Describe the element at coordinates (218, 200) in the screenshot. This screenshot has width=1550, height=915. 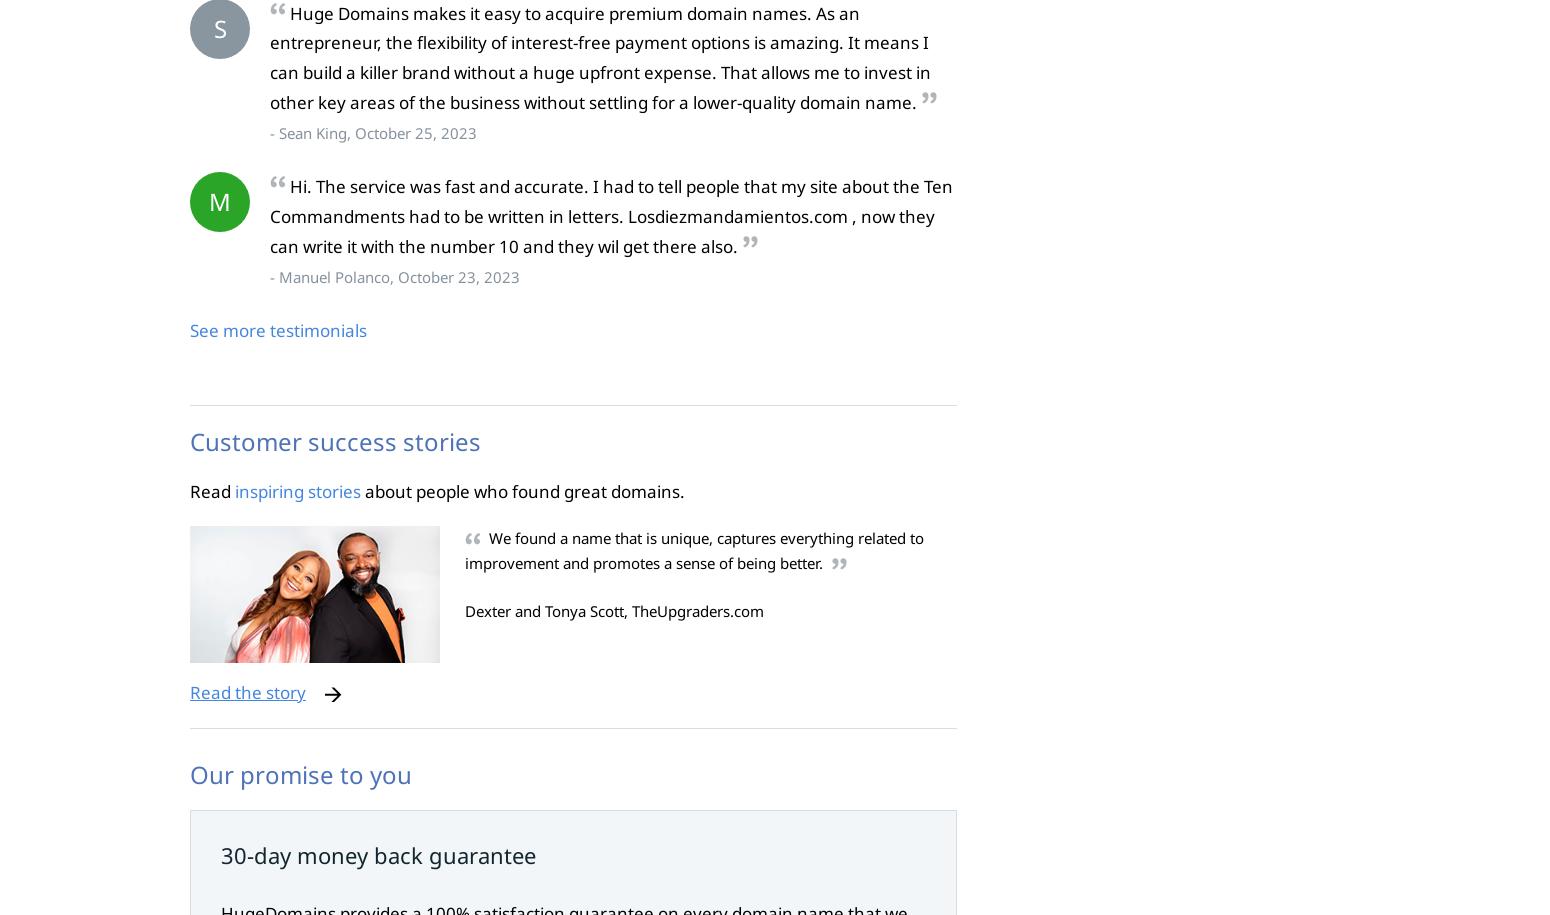
I see `'M'` at that location.